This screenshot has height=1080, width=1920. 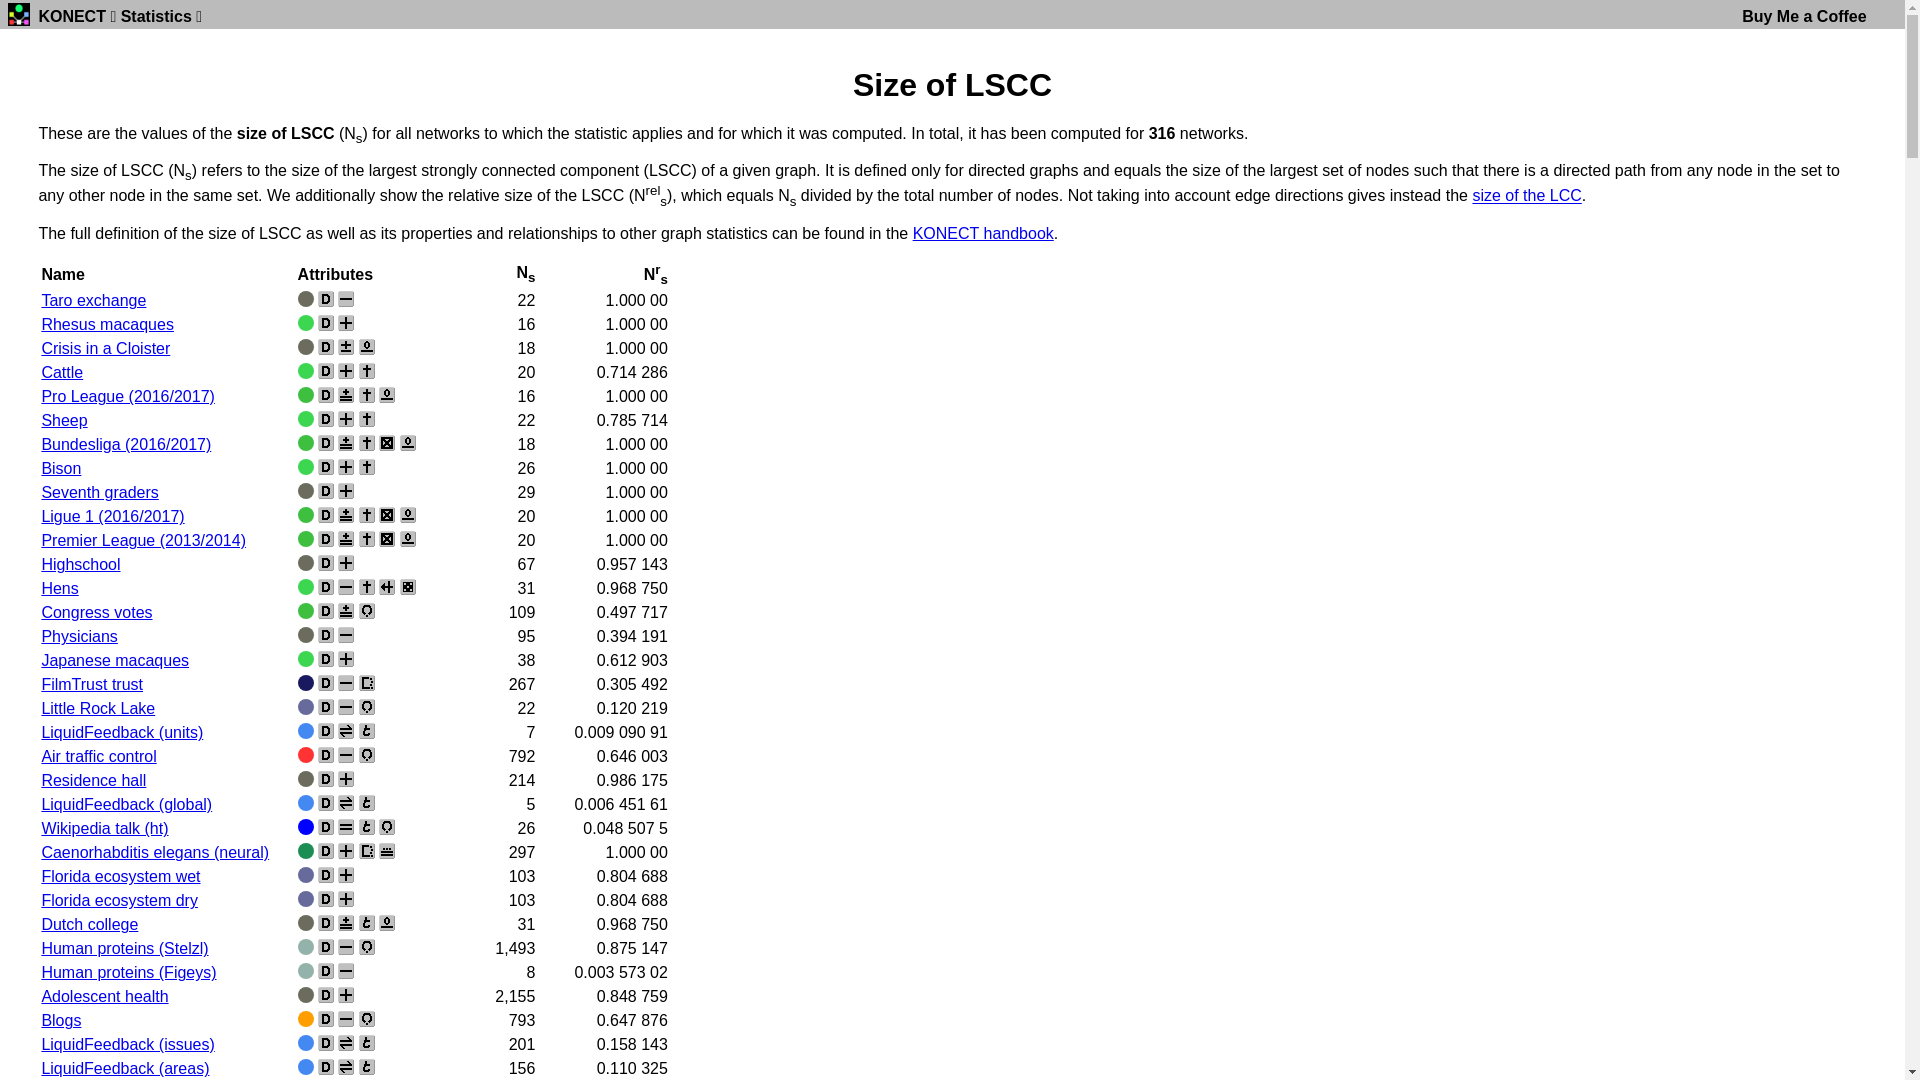 I want to click on 'KONECT handbook', so click(x=983, y=232).